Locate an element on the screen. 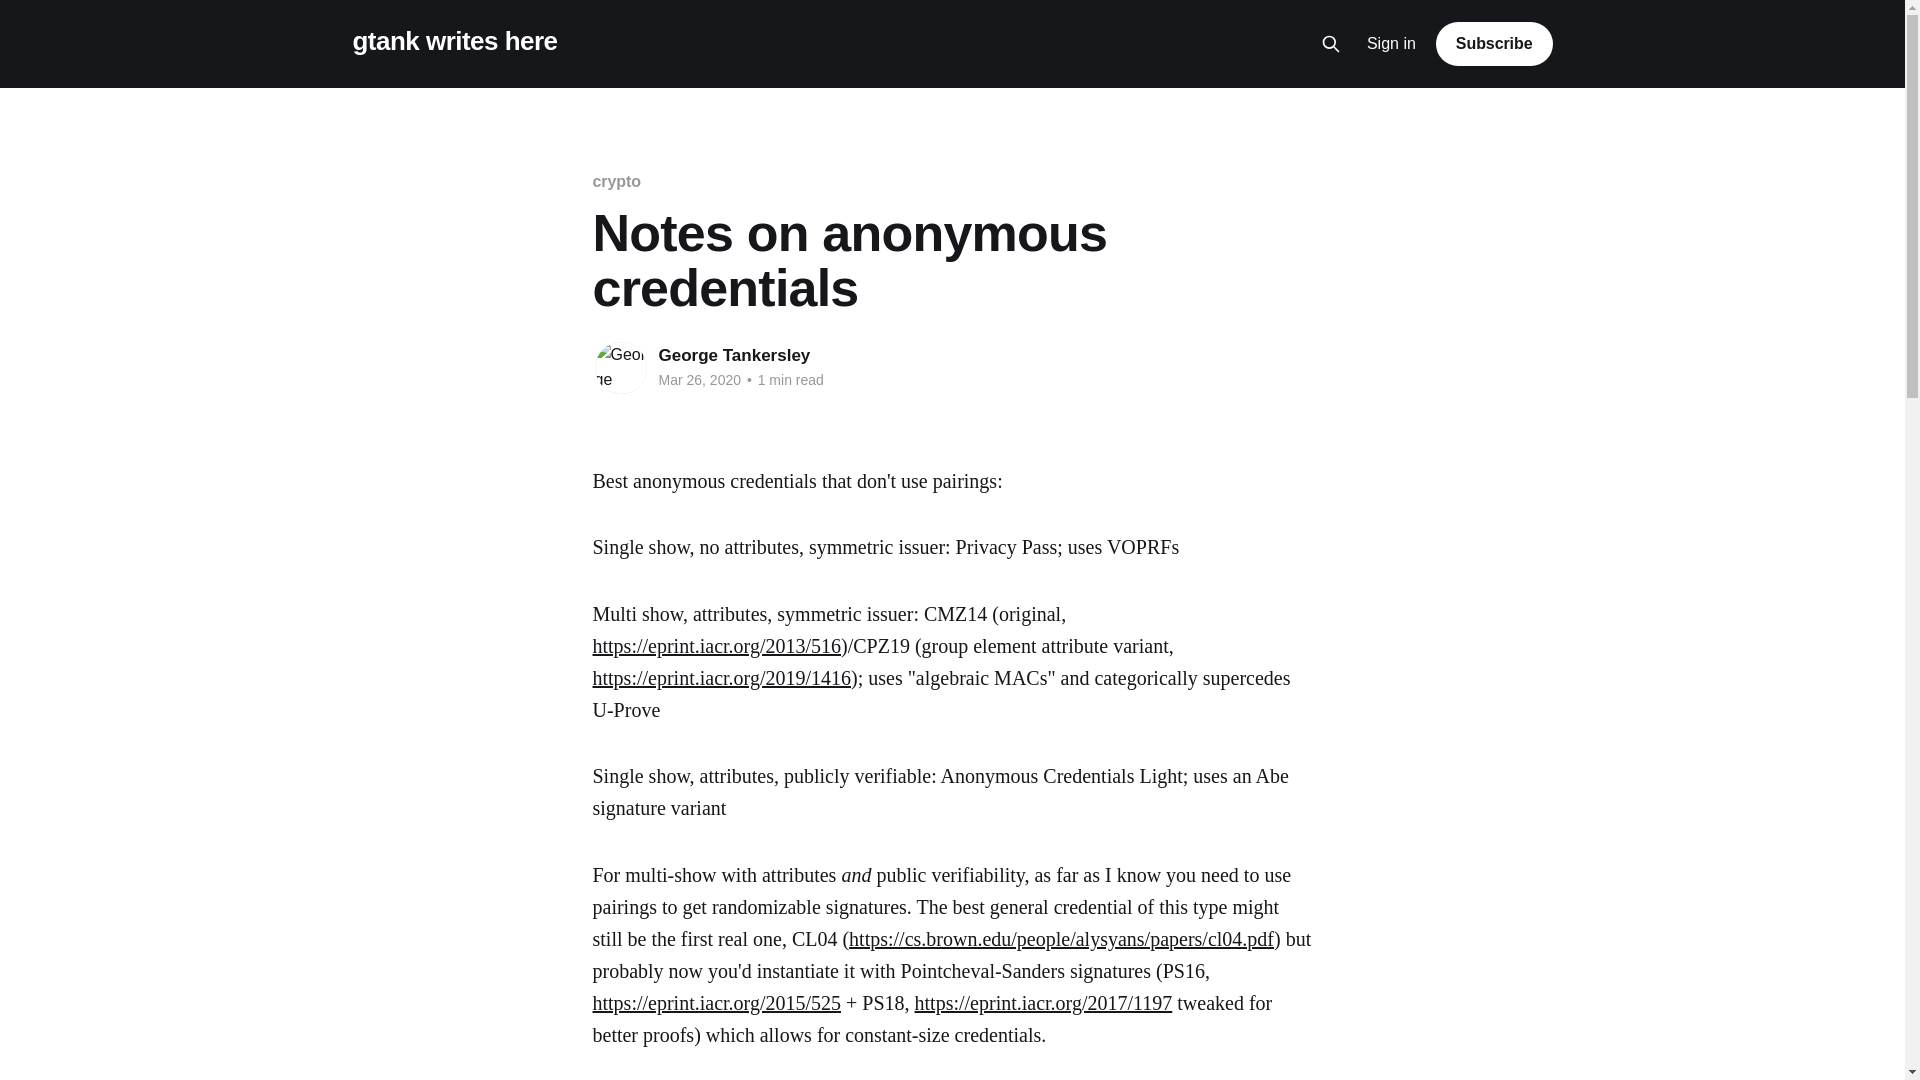  'gtank writes here' is located at coordinates (351, 41).